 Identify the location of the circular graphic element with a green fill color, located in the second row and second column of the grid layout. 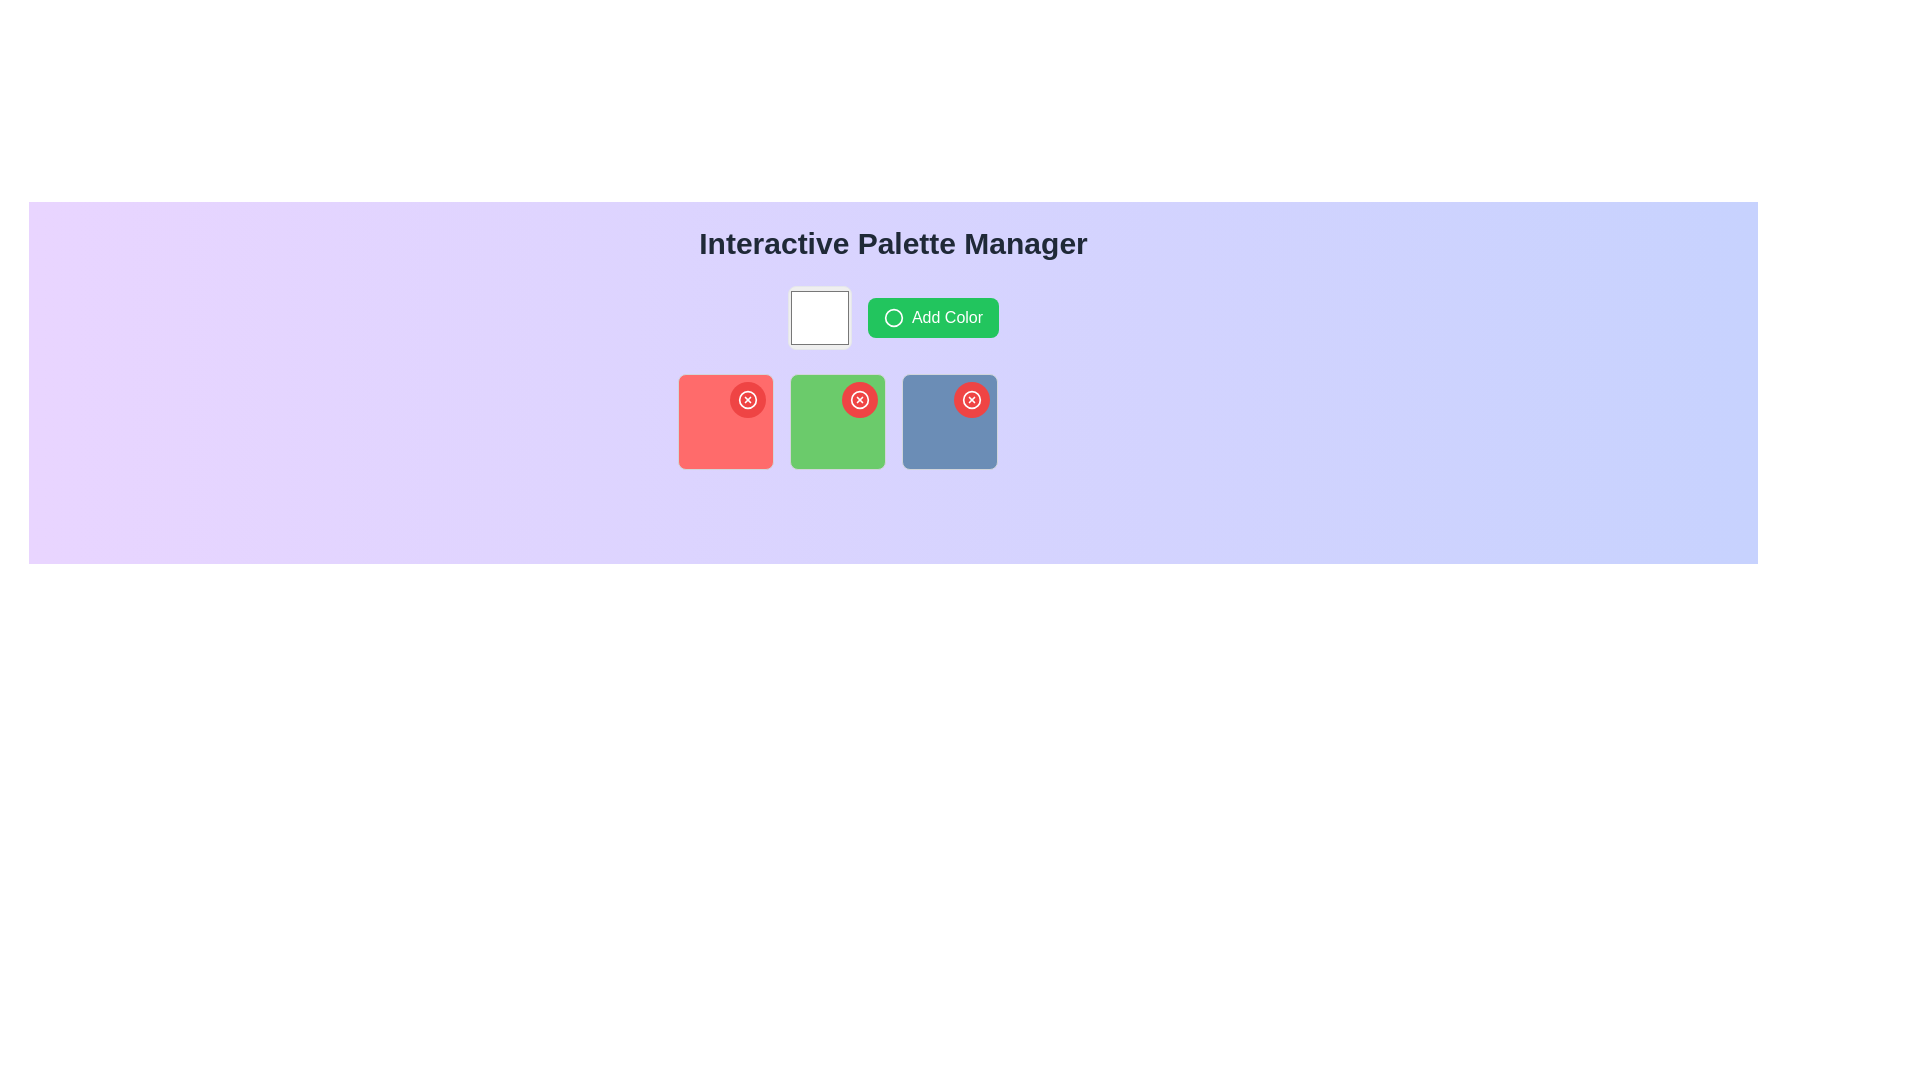
(892, 316).